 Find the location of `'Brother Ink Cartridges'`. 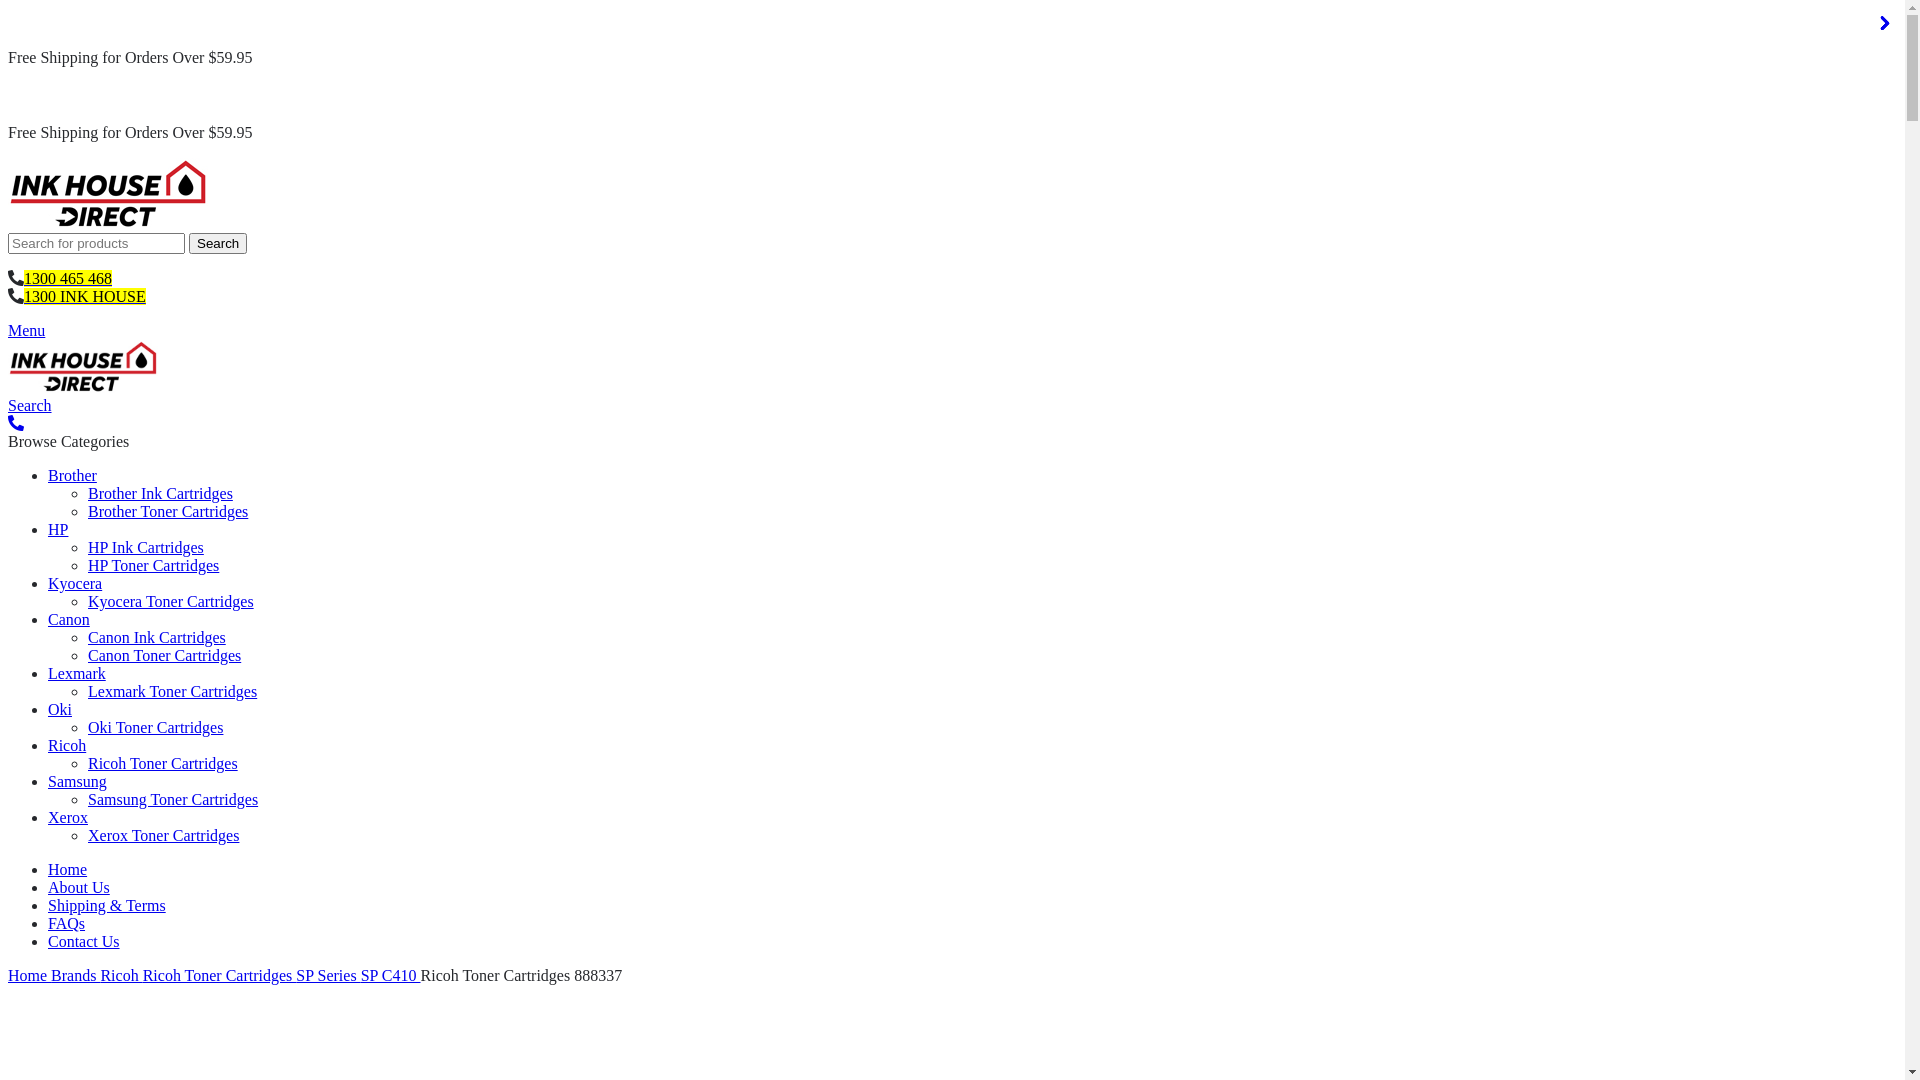

'Brother Ink Cartridges' is located at coordinates (160, 493).